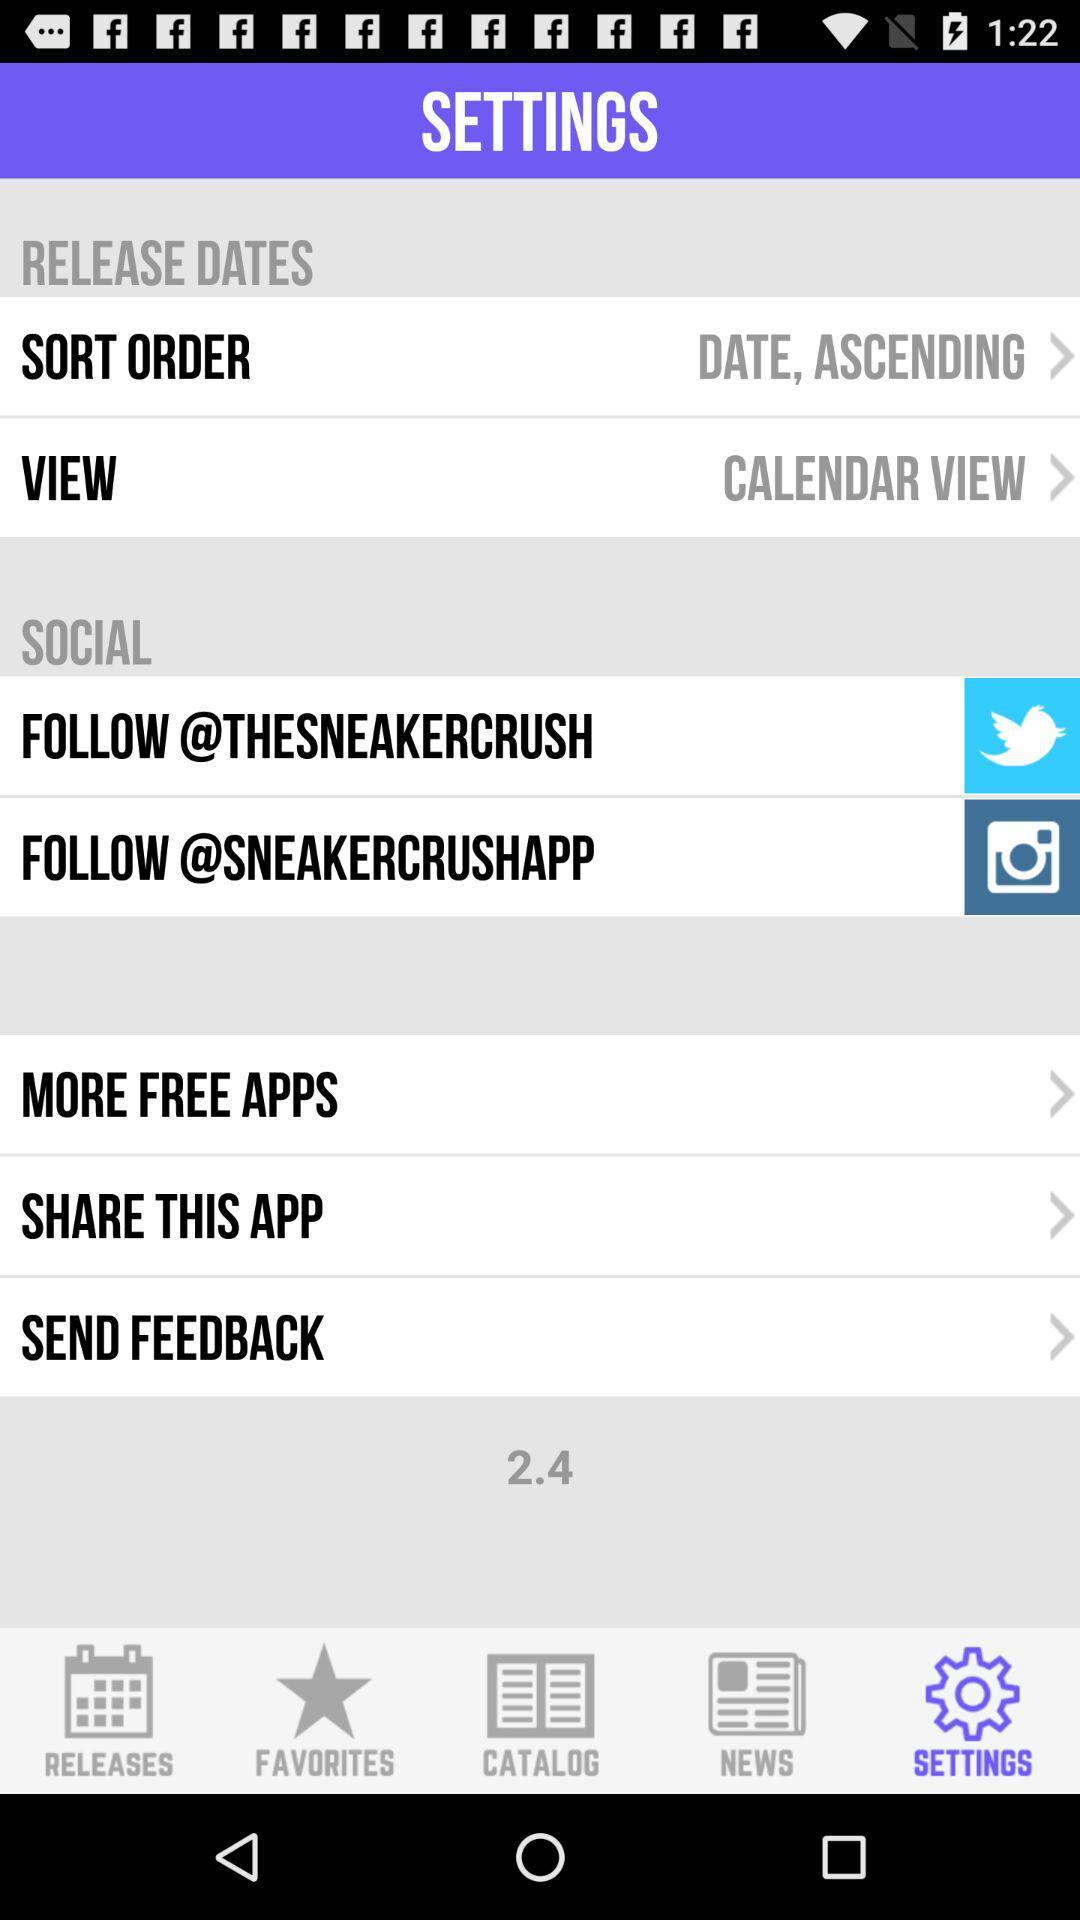  I want to click on settings, so click(971, 1710).